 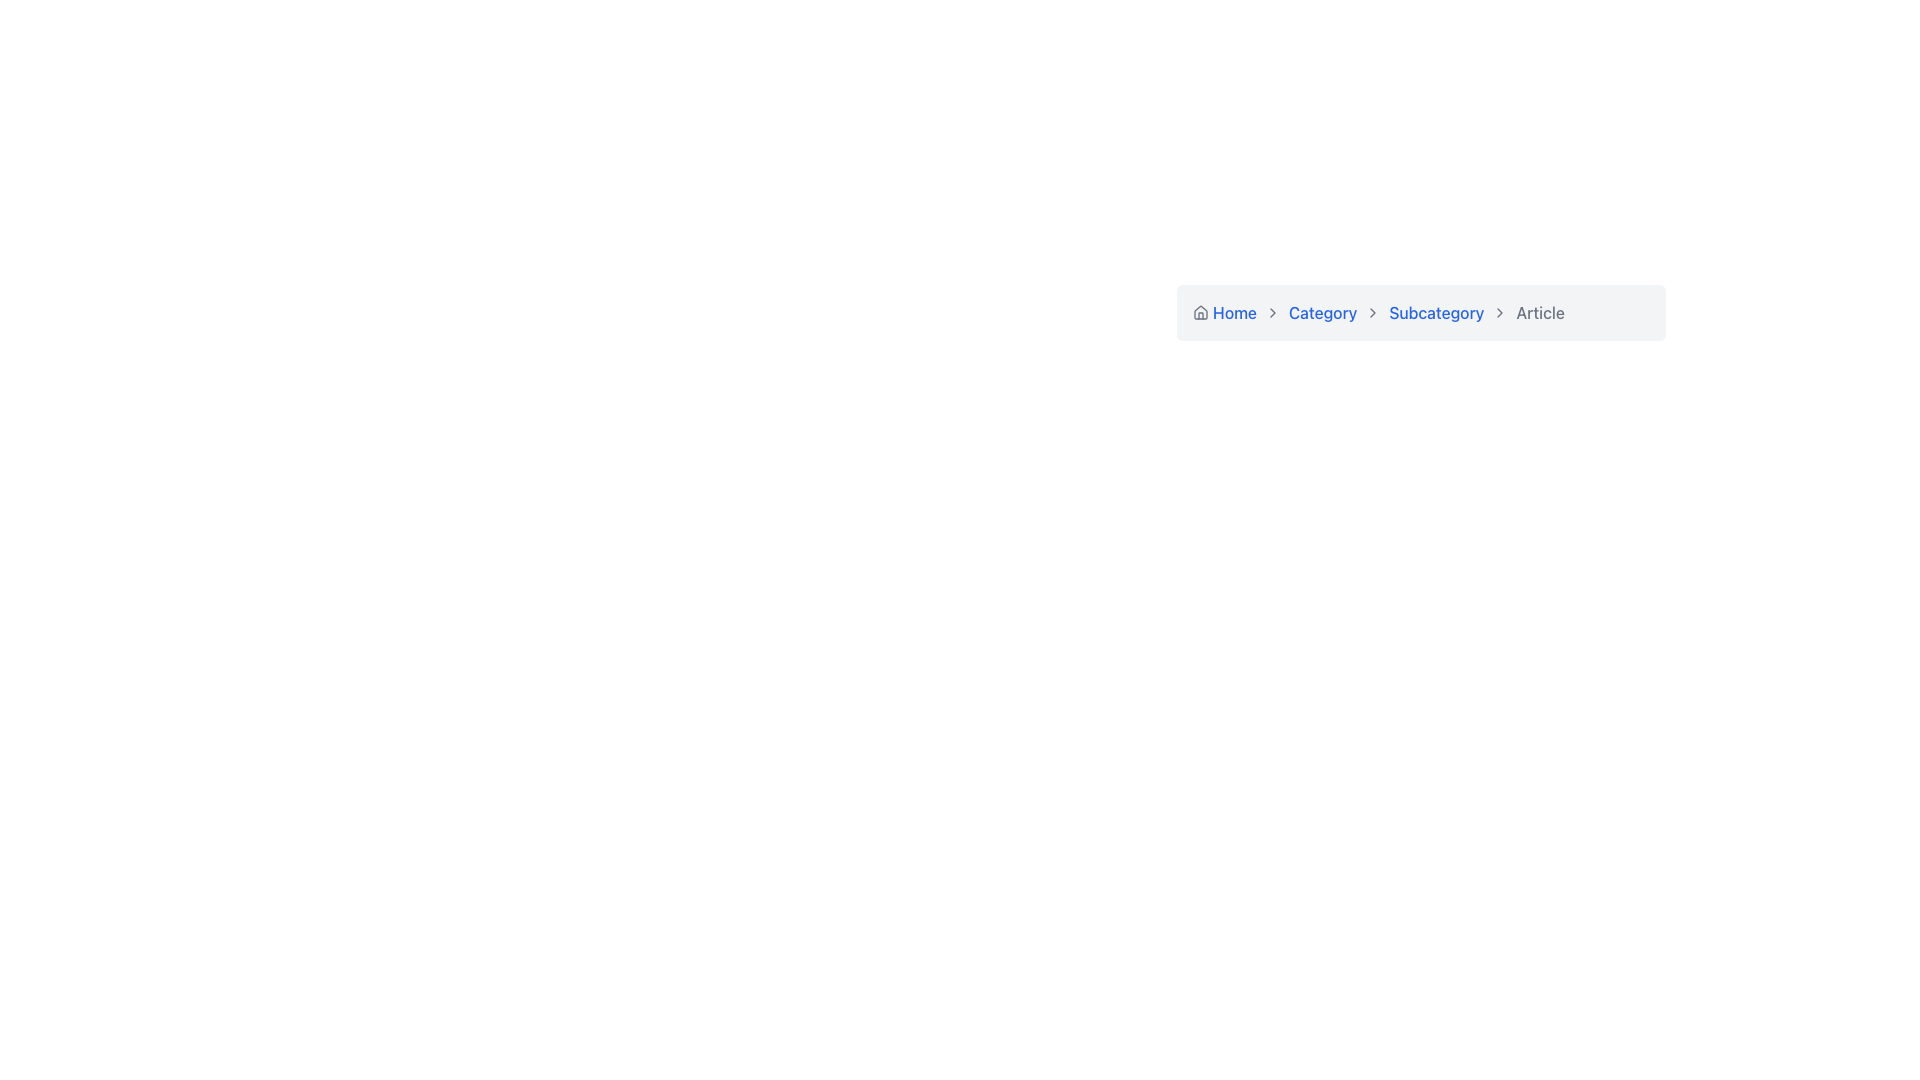 What do you see at coordinates (1271, 312) in the screenshot?
I see `the first chevron icon in the breadcrumb navigation, which serves as a visual separator between the 'Home' link and the 'Category' link, for navigational purposes` at bounding box center [1271, 312].